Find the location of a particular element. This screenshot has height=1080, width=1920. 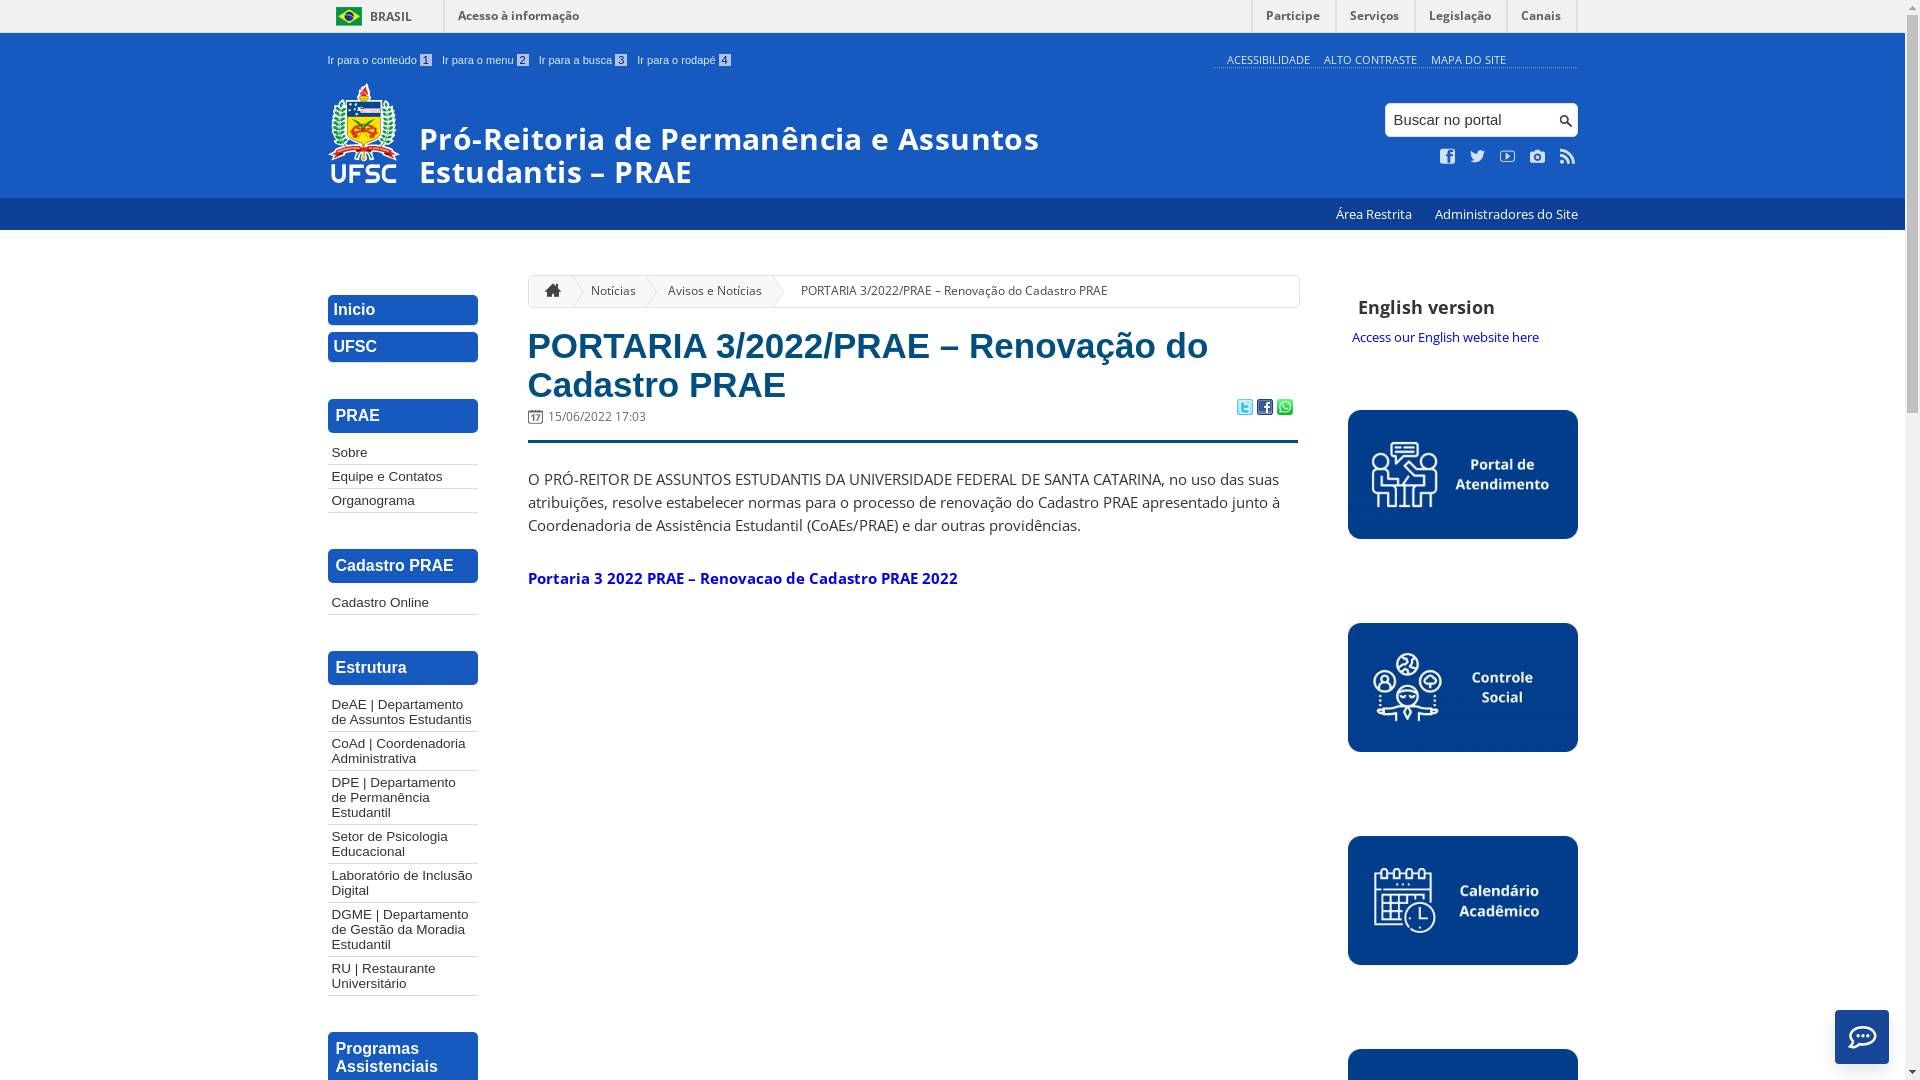

'Setor de Psicologia Educacional' is located at coordinates (327, 844).